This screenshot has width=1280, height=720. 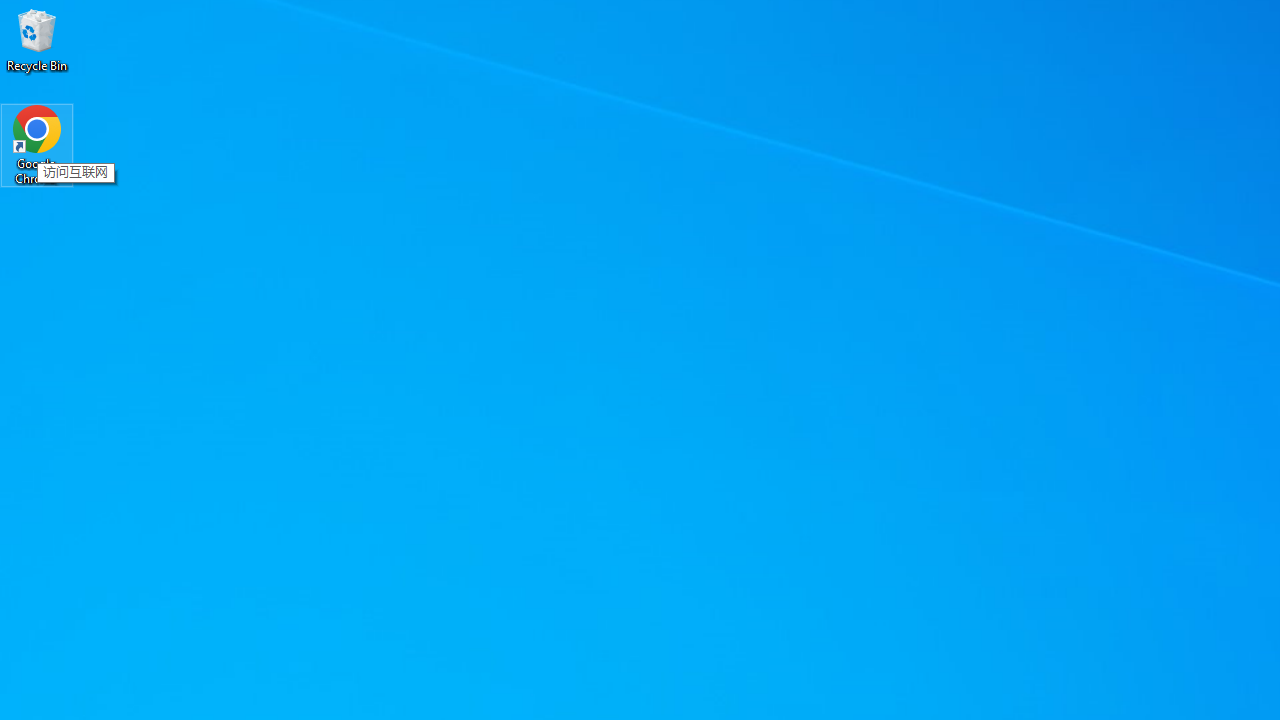 I want to click on 'Google Chrome', so click(x=37, y=144).